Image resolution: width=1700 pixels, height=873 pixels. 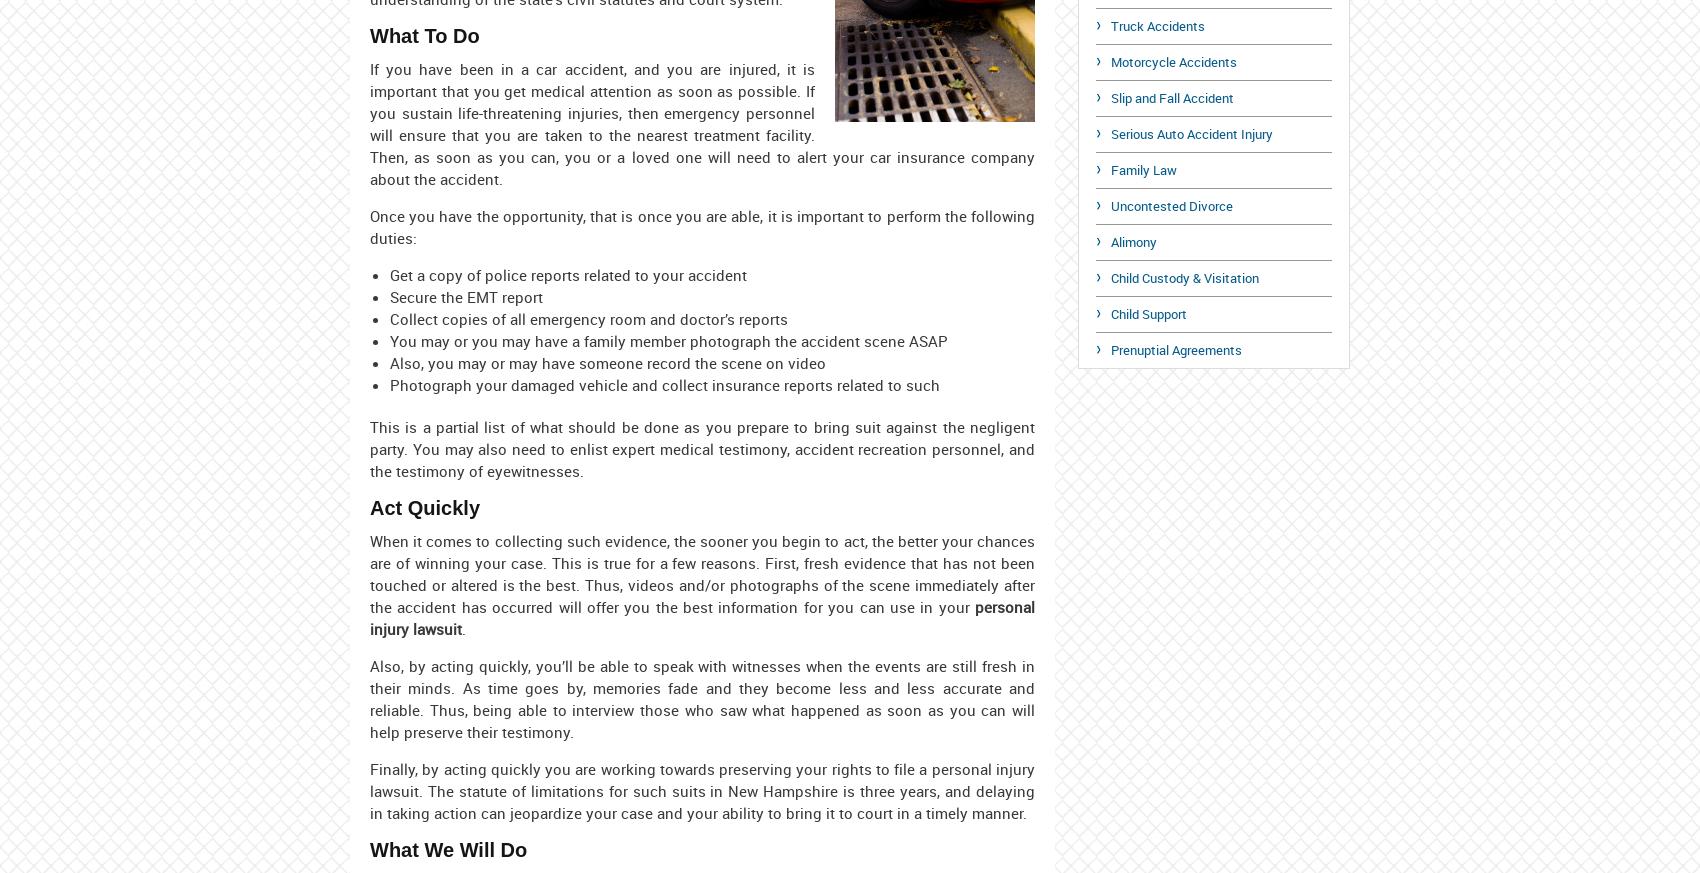 What do you see at coordinates (425, 507) in the screenshot?
I see `'Act Quickly'` at bounding box center [425, 507].